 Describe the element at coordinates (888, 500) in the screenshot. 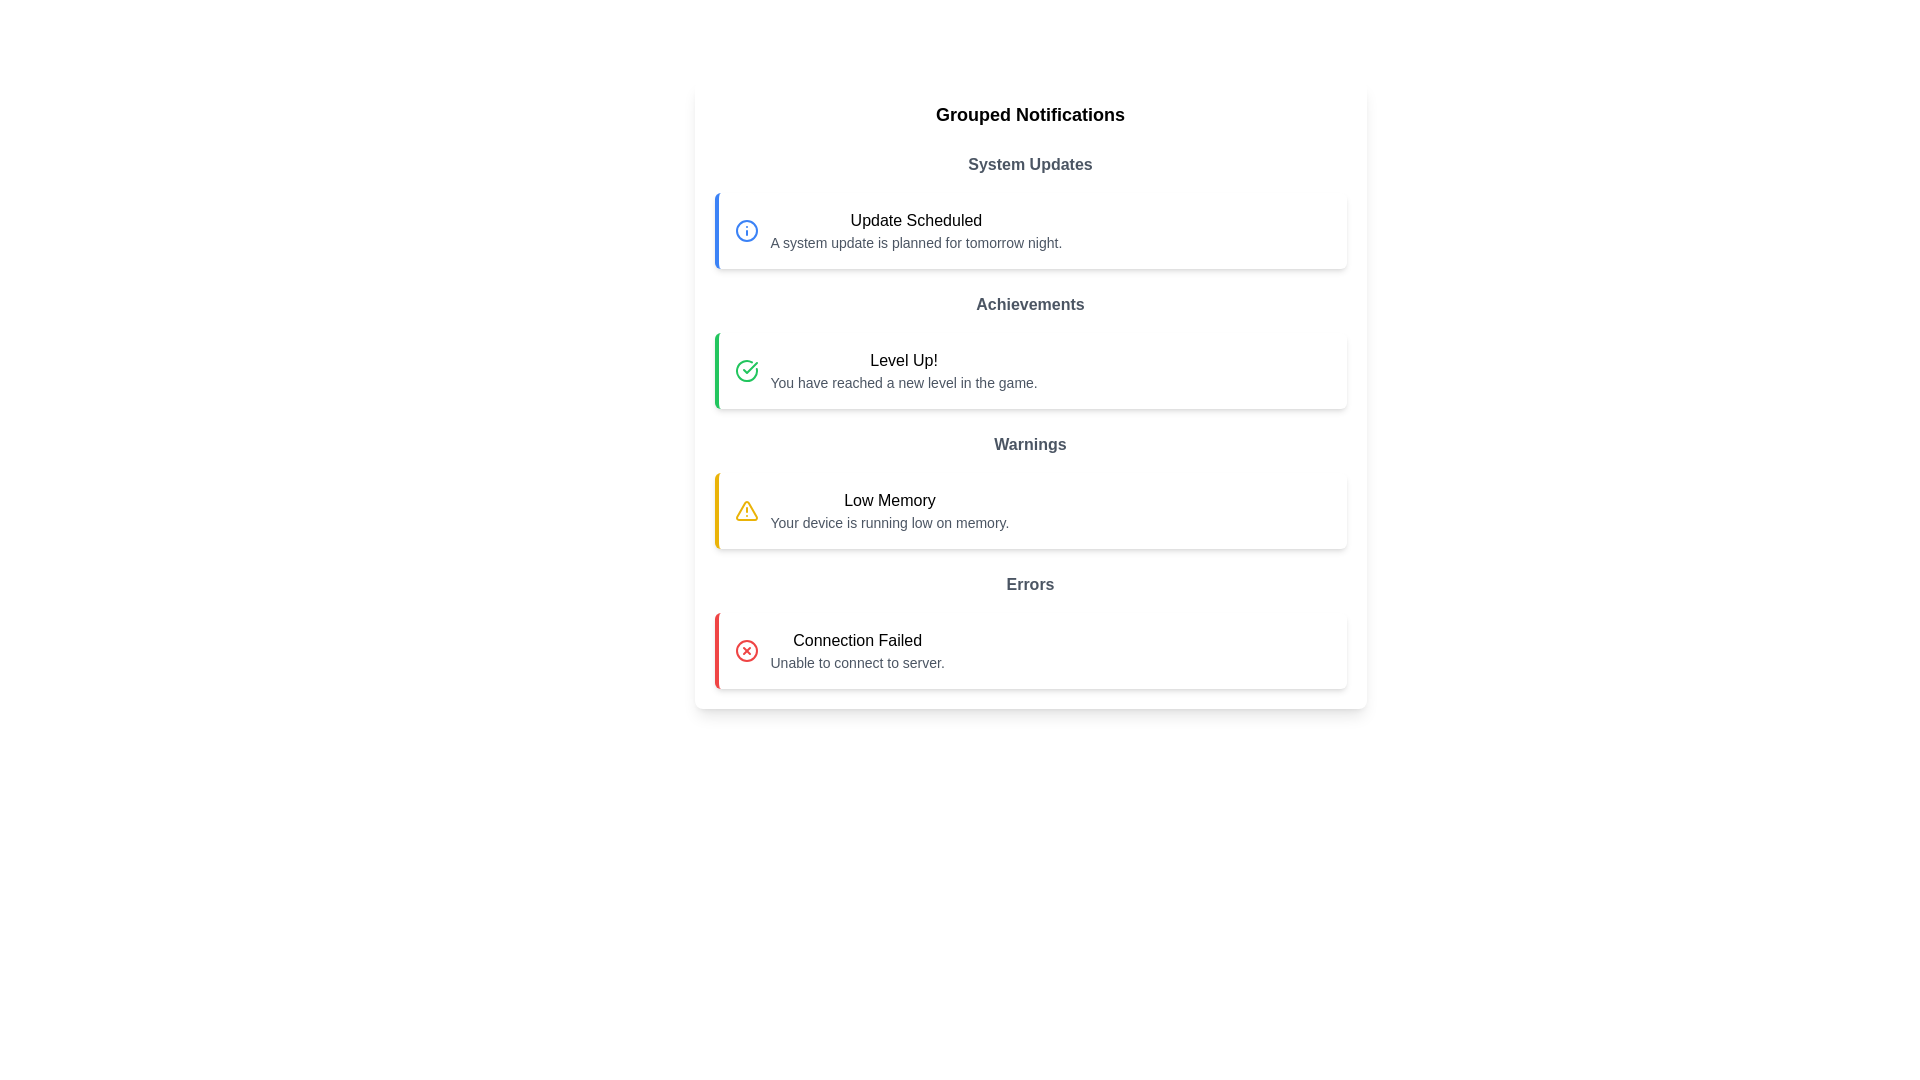

I see `the 'Low Memory' warning title text label located in the 'Warnings' section of the notifications interface` at that location.